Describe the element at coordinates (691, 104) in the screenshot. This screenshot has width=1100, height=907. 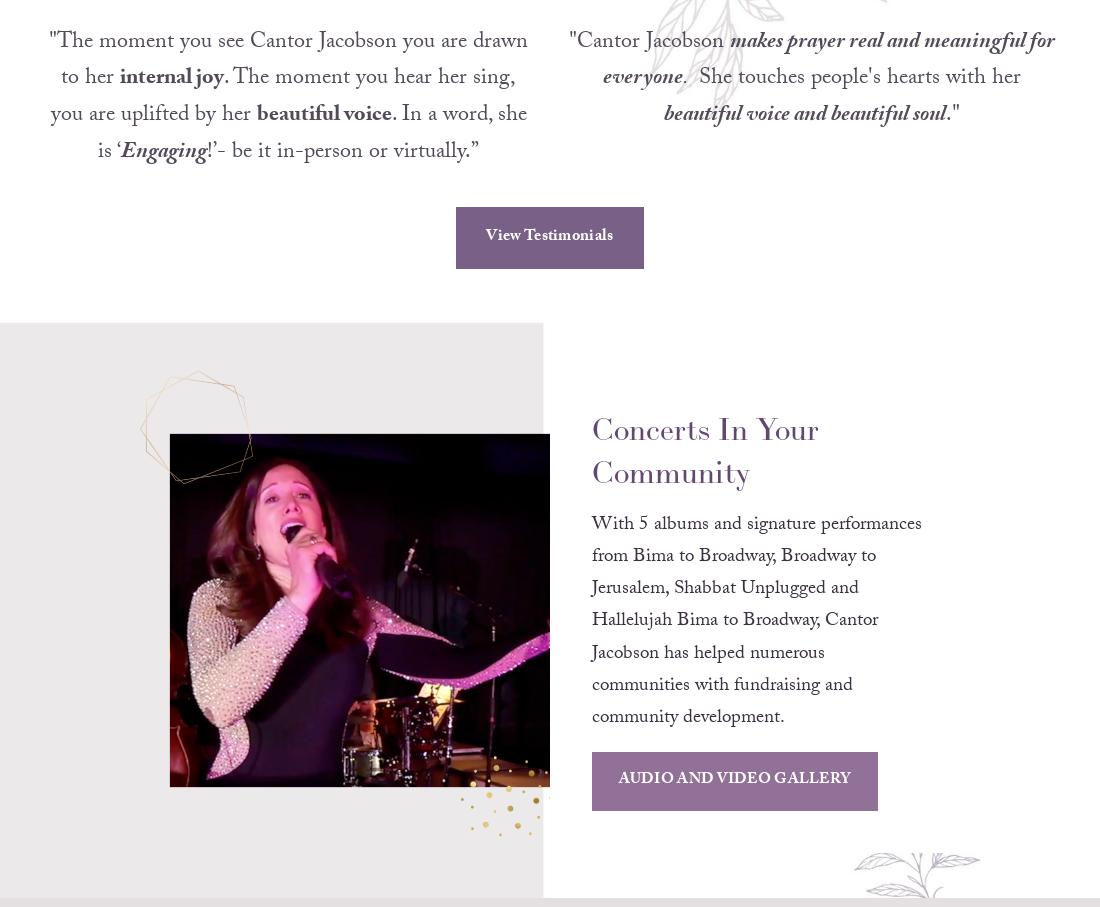
I see `'She touches people's hearts with her'` at that location.